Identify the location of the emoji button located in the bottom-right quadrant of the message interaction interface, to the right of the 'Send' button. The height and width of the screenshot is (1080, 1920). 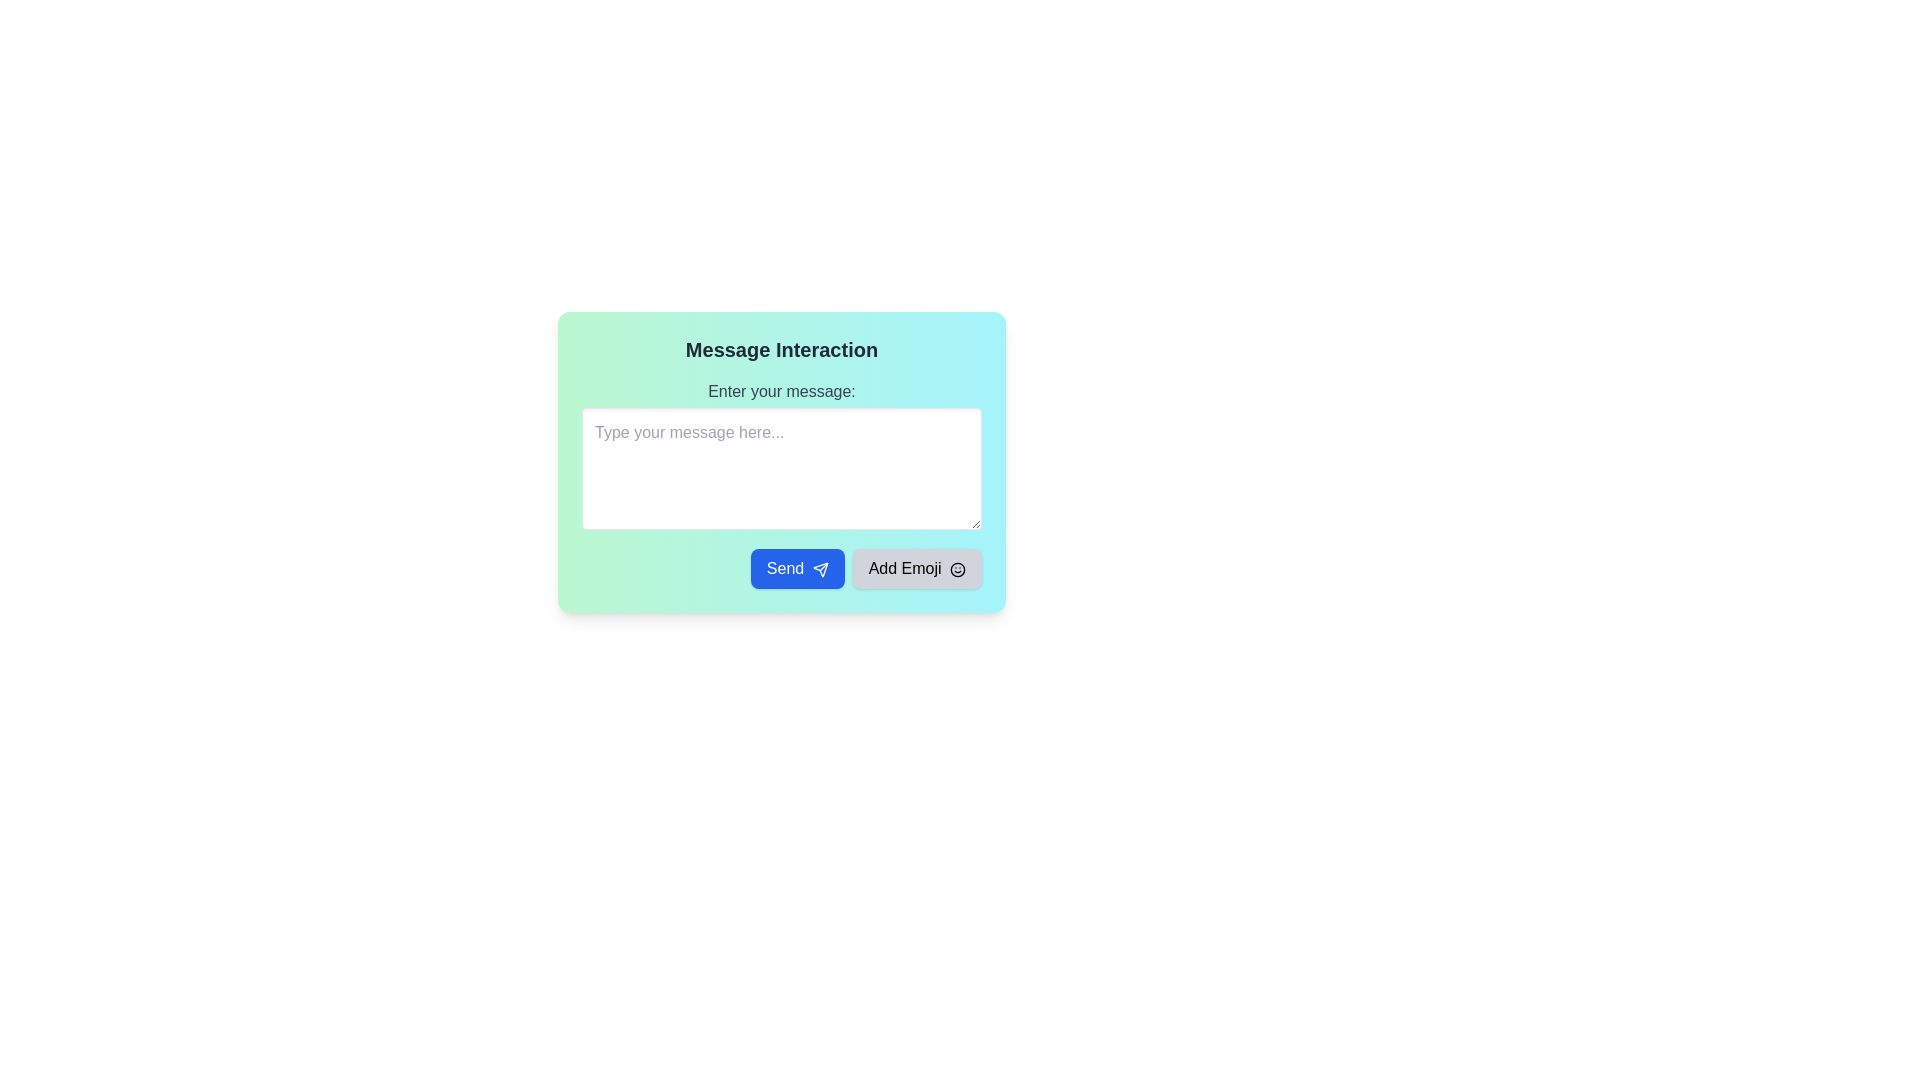
(916, 569).